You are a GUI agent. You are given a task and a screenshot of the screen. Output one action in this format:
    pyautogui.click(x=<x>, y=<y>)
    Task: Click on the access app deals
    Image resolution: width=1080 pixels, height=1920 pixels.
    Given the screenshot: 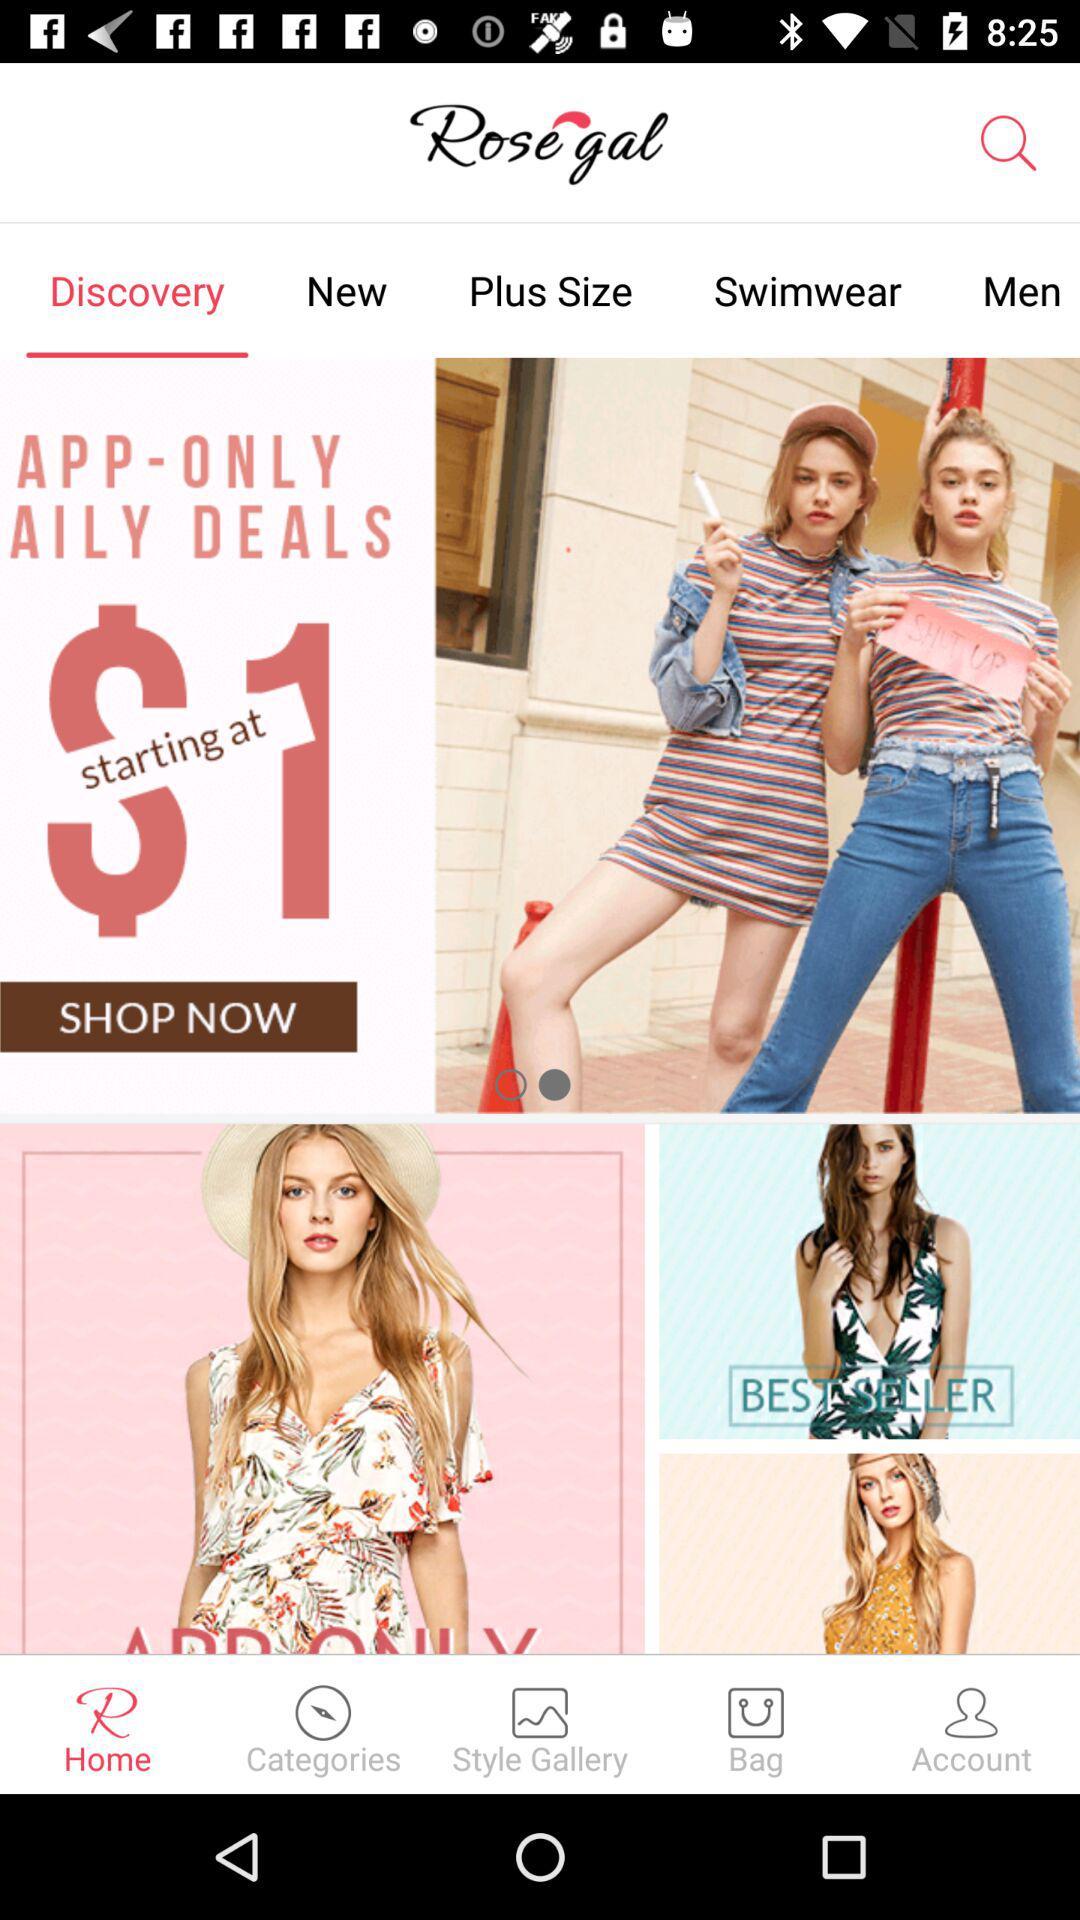 What is the action you would take?
    pyautogui.click(x=540, y=734)
    